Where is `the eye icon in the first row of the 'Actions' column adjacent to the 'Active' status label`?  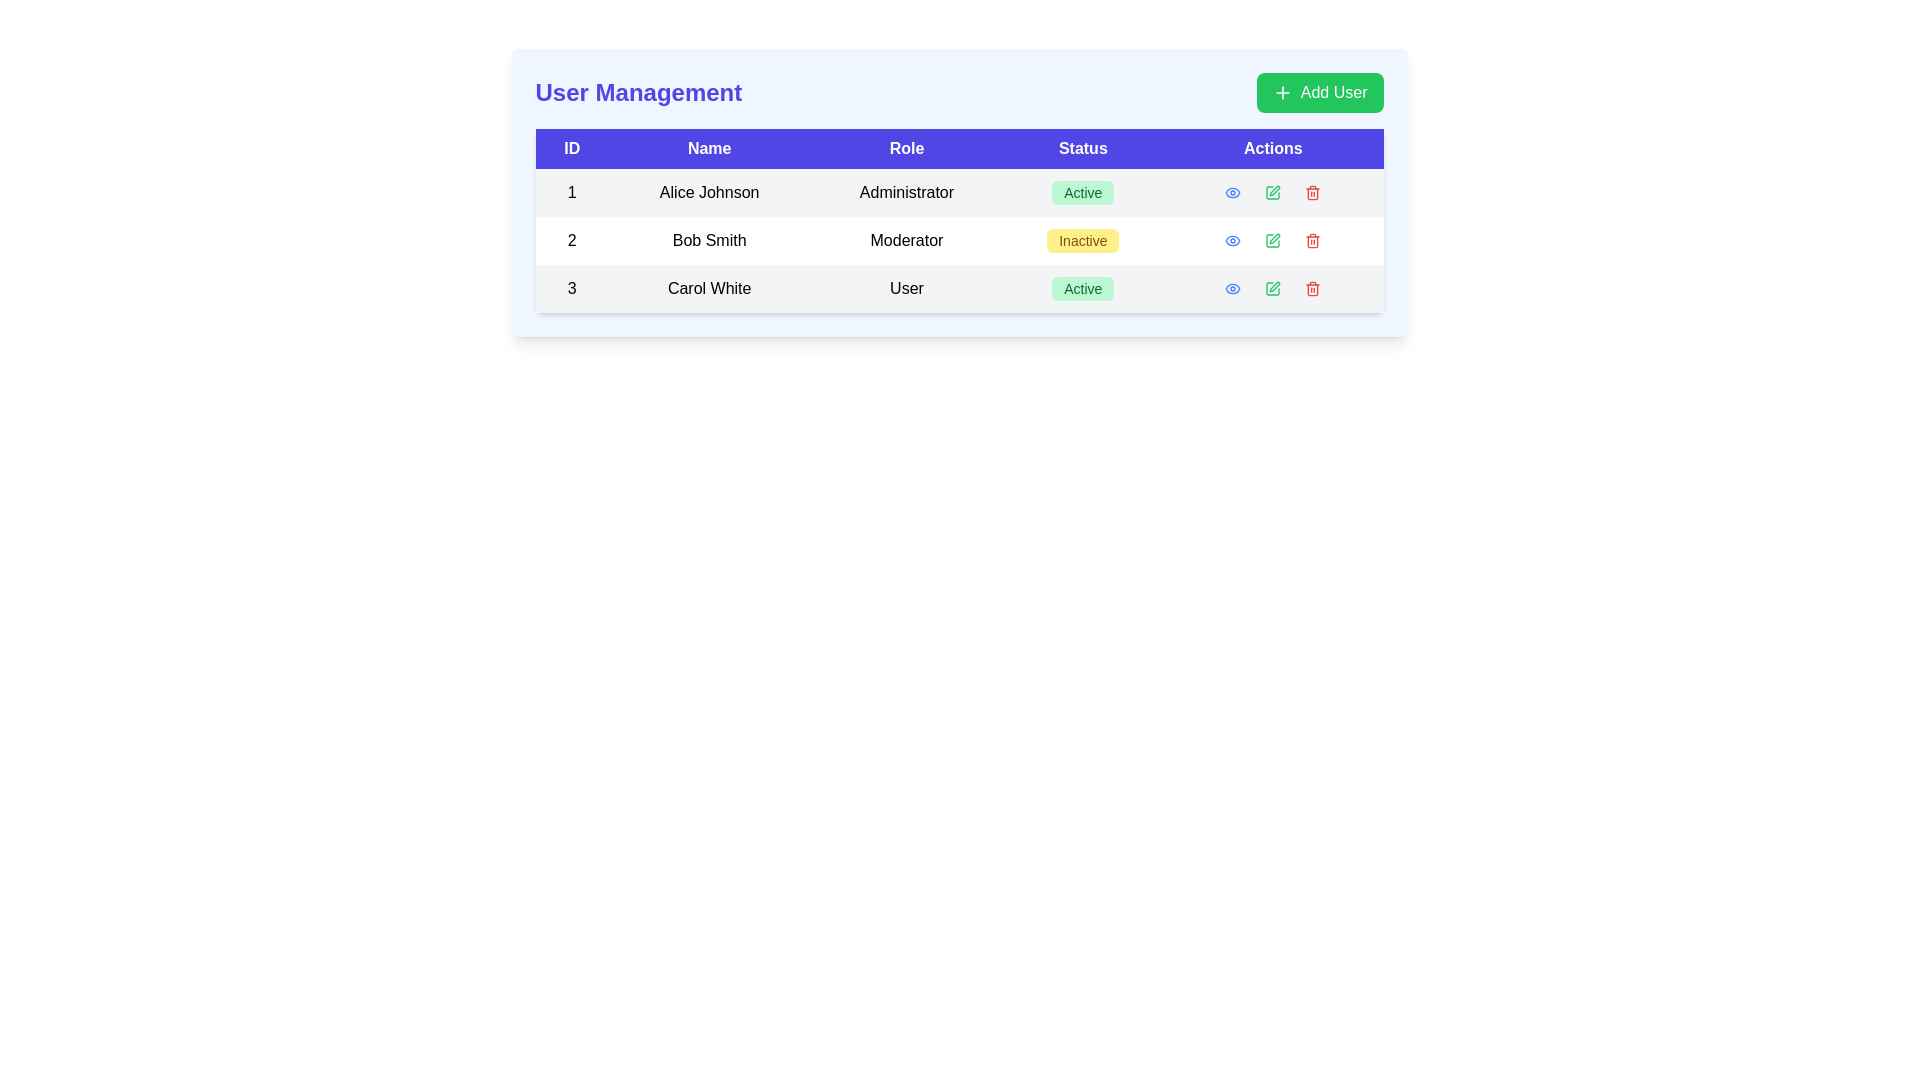 the eye icon in the first row of the 'Actions' column adjacent to the 'Active' status label is located at coordinates (1232, 192).